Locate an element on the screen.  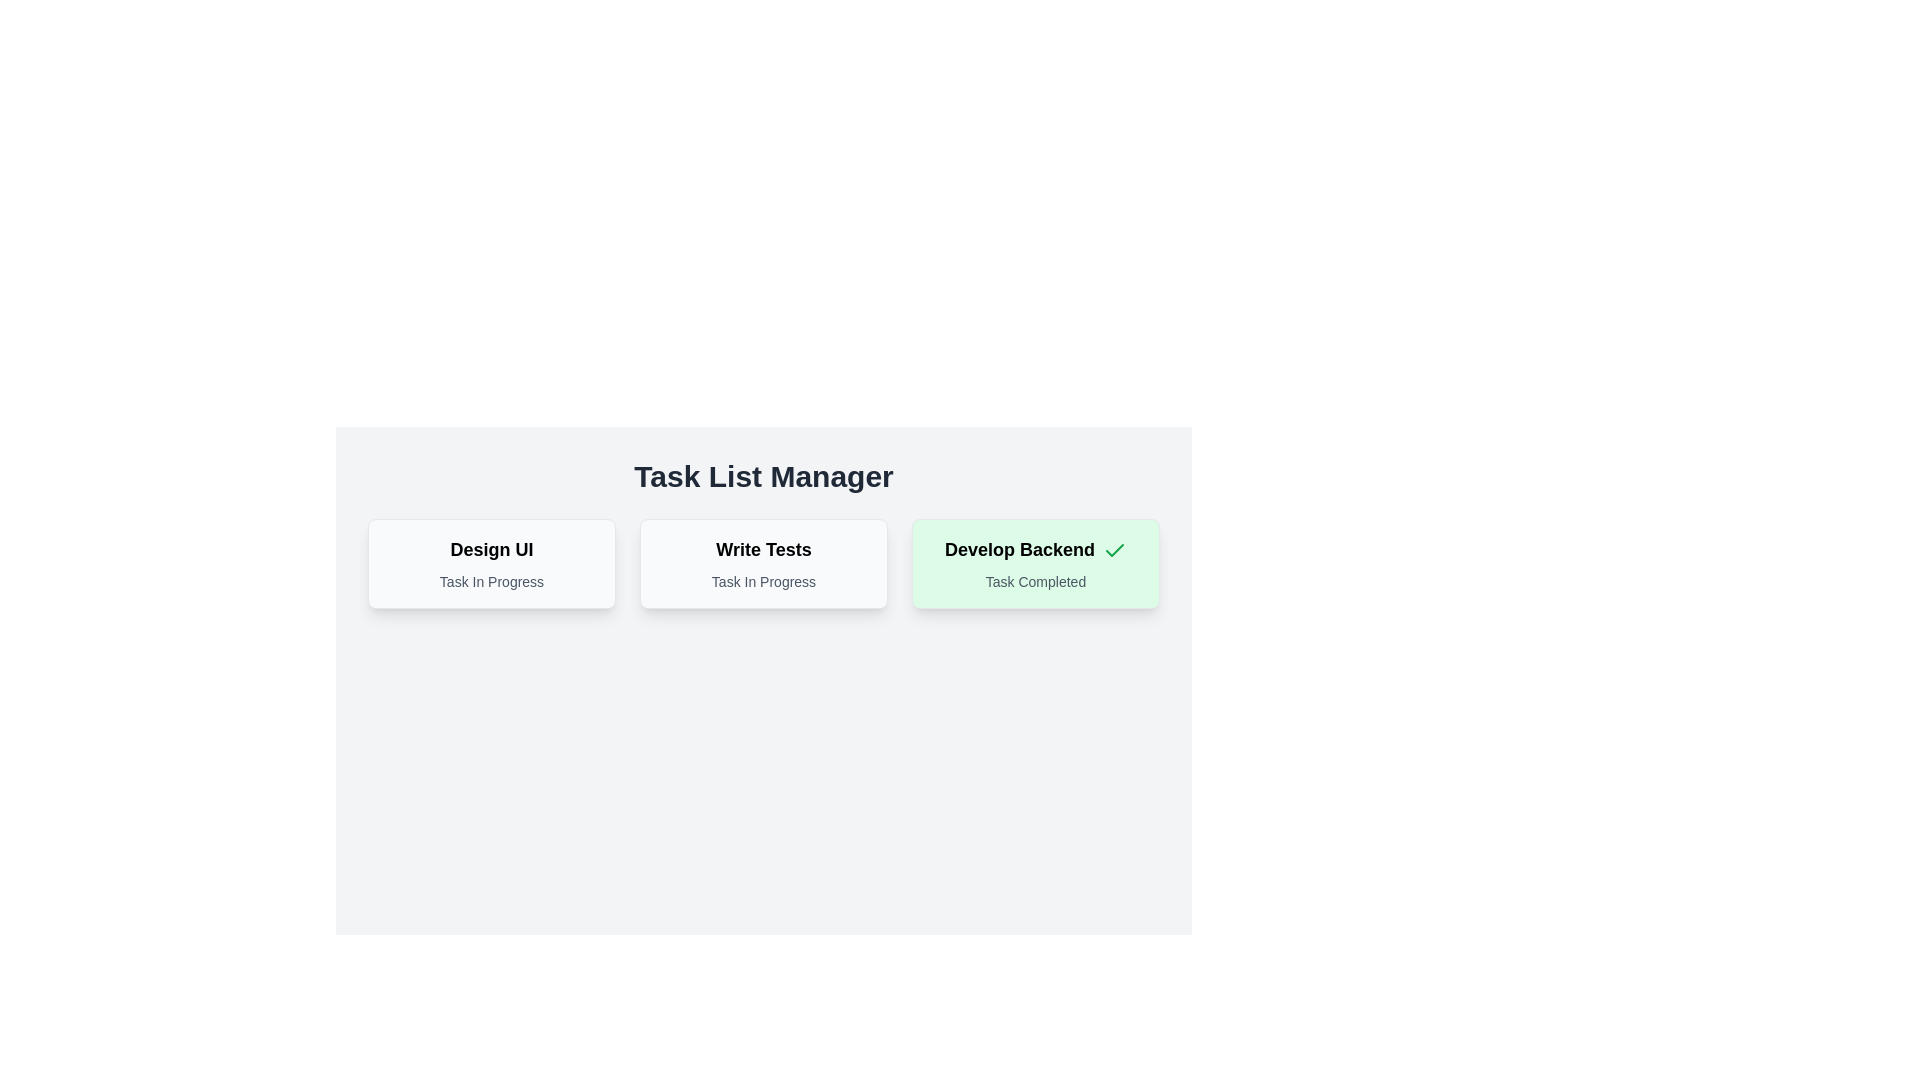
the completion status icon for the 'Develop Backend' task located at the top right corner of the task card is located at coordinates (1113, 550).